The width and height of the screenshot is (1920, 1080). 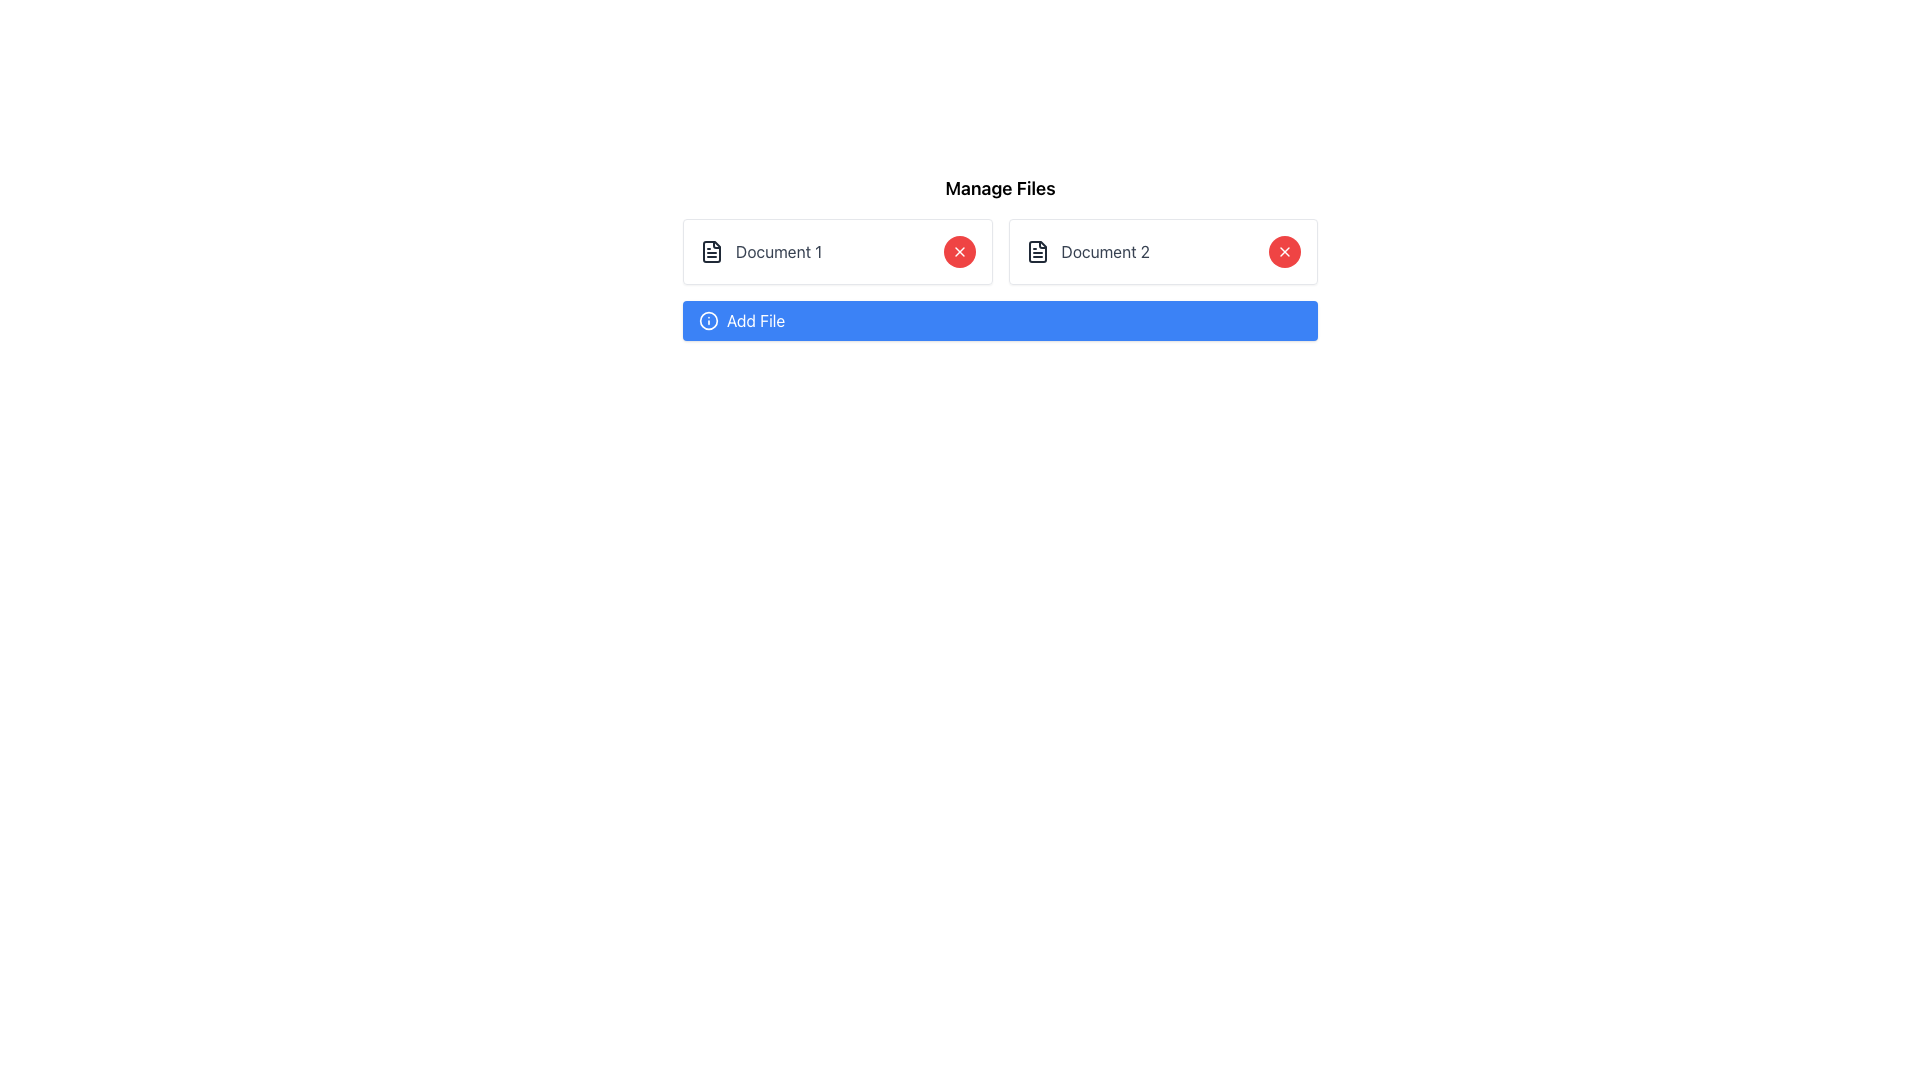 What do you see at coordinates (711, 250) in the screenshot?
I see `the file or document icon located inside the 'Document 1' card, positioned in the left segment of the card` at bounding box center [711, 250].